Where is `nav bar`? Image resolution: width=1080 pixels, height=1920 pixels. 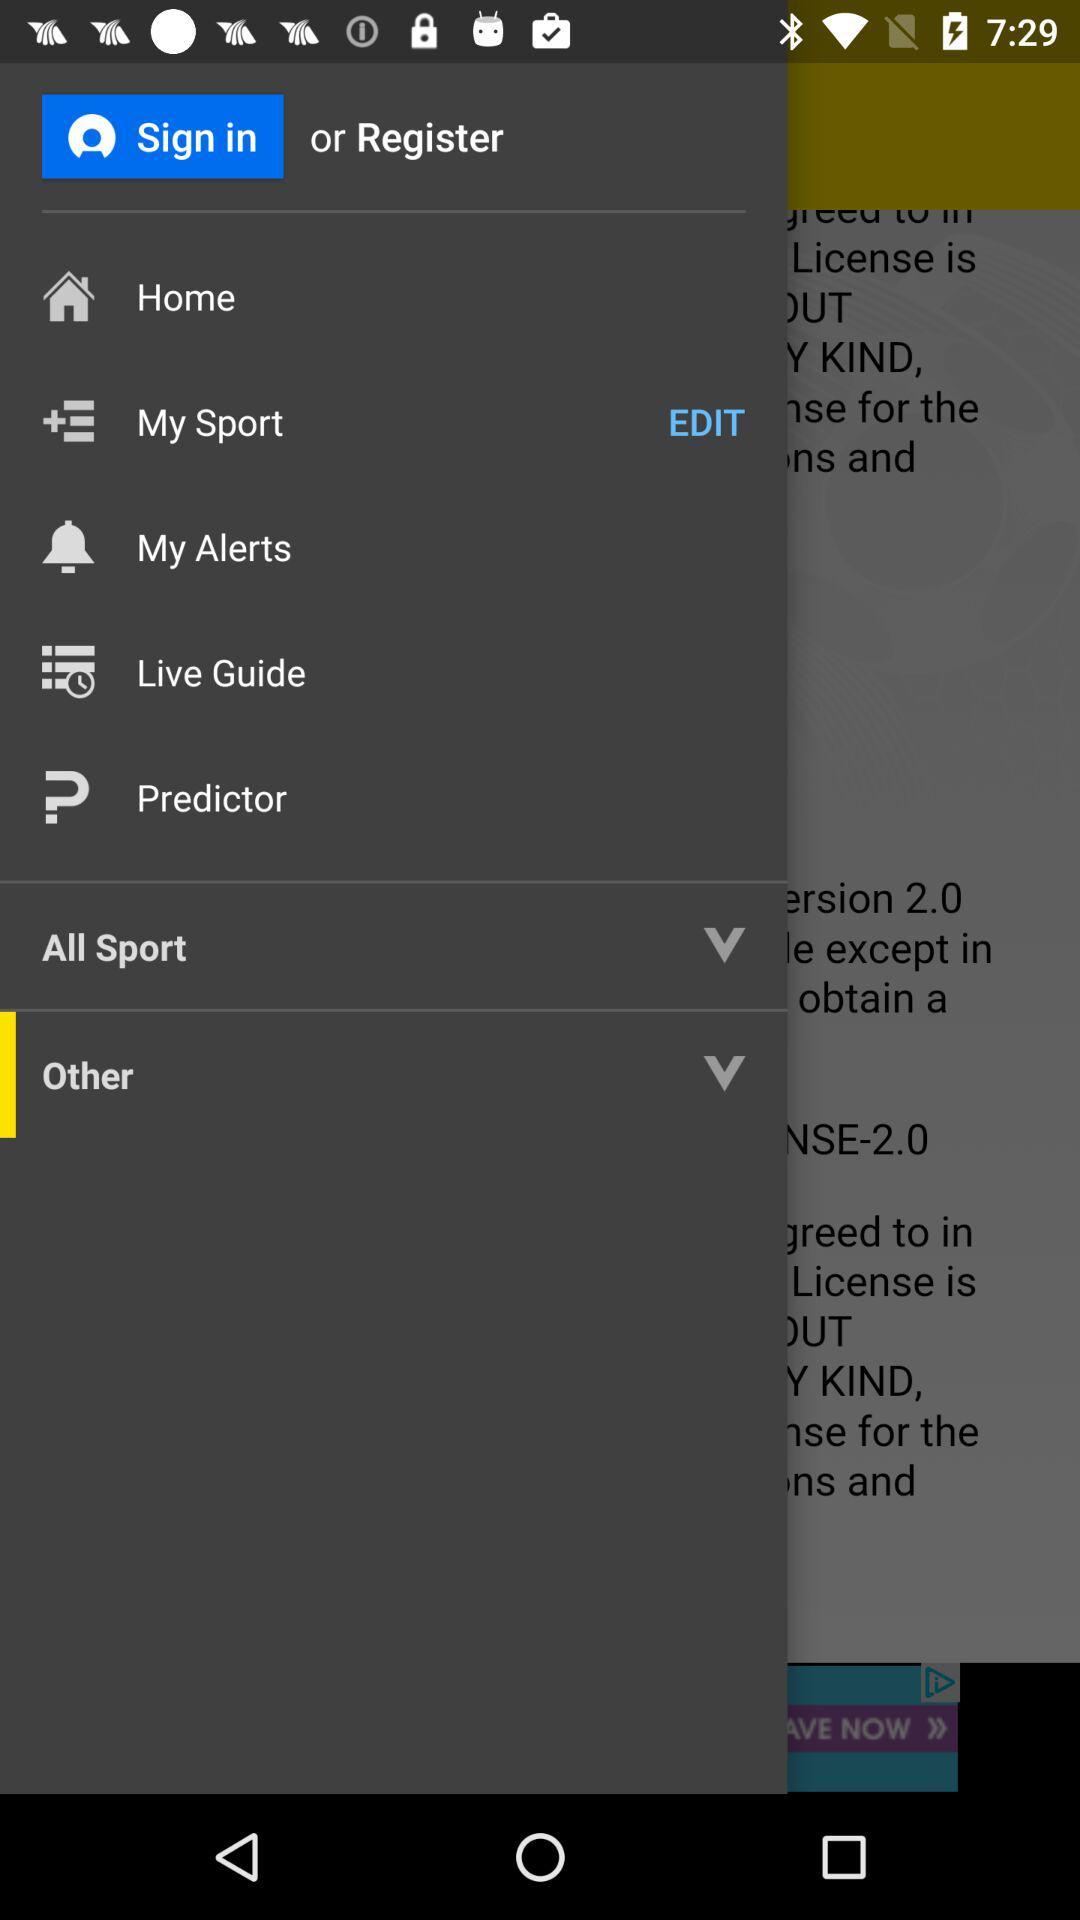
nav bar is located at coordinates (540, 935).